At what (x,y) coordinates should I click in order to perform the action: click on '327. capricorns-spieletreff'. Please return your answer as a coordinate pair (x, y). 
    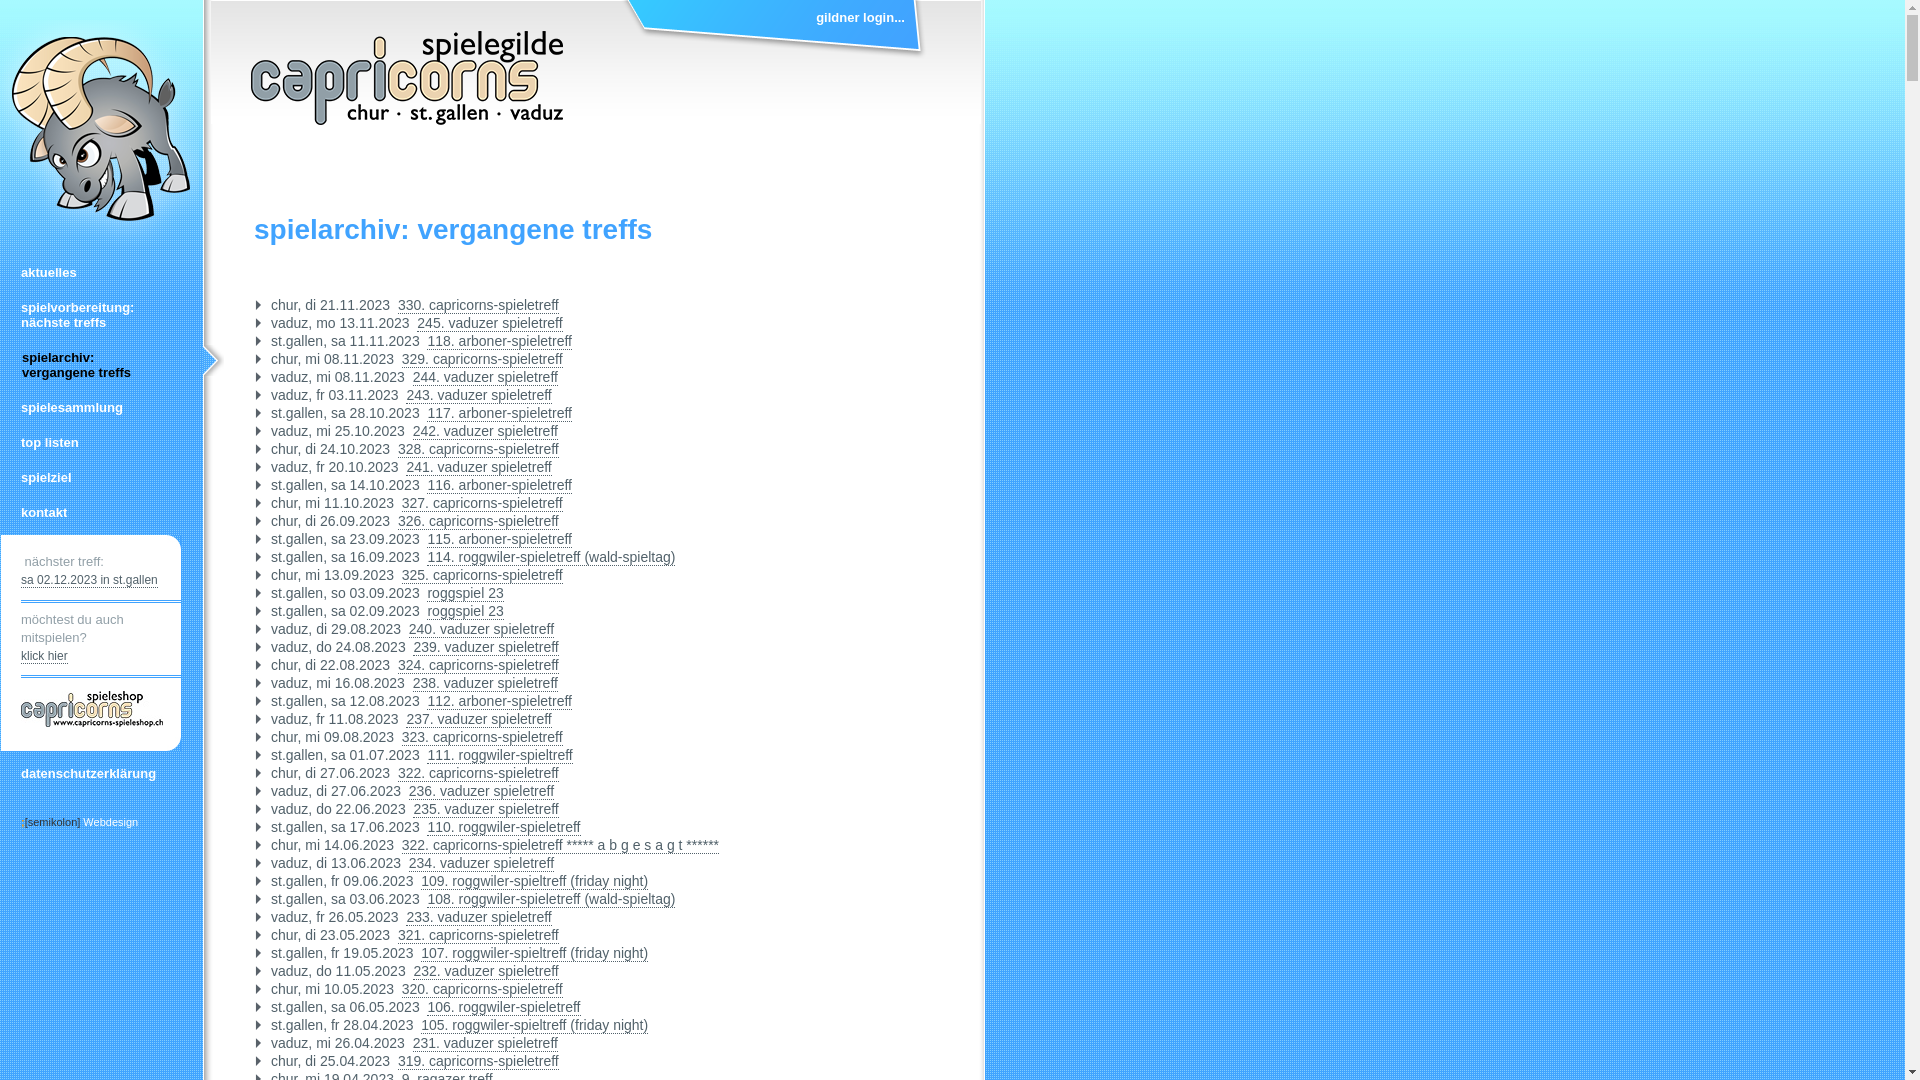
    Looking at the image, I should click on (482, 502).